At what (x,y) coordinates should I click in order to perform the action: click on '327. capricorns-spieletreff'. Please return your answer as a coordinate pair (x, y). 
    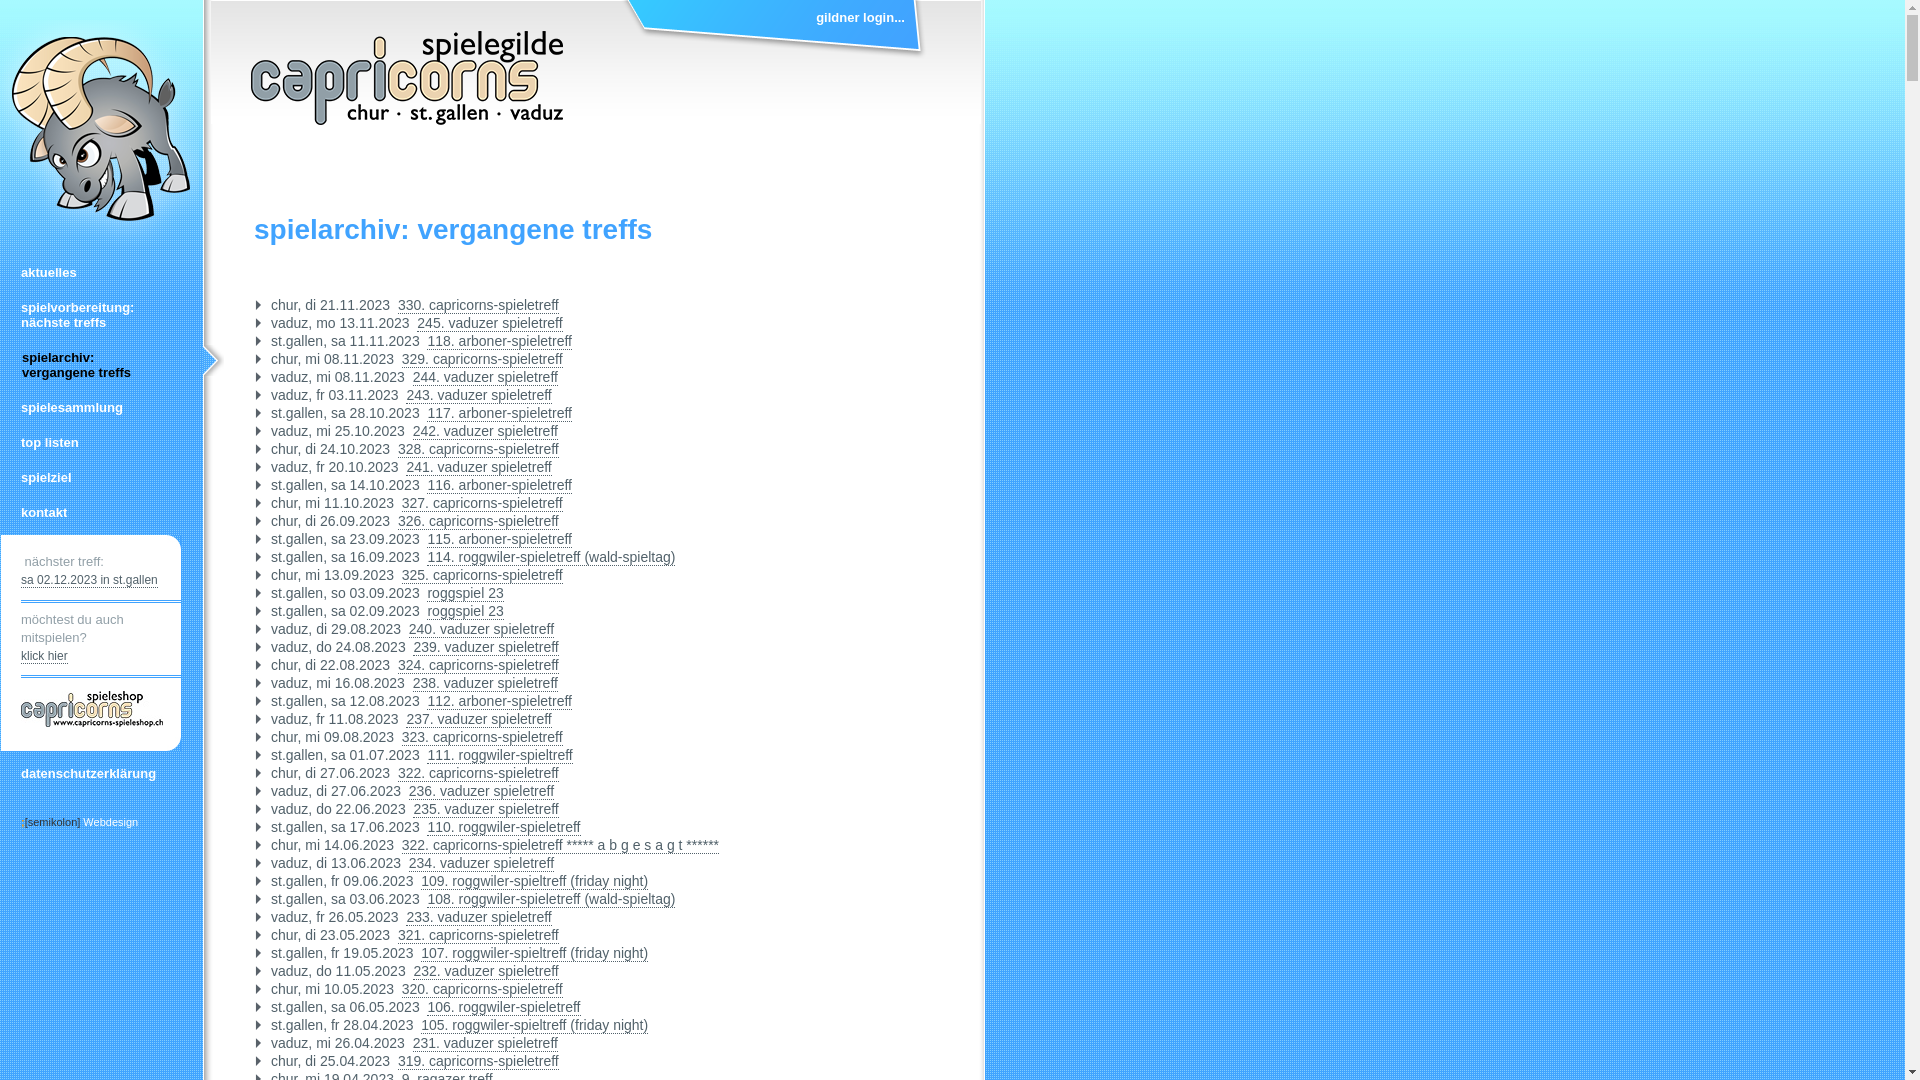
    Looking at the image, I should click on (482, 502).